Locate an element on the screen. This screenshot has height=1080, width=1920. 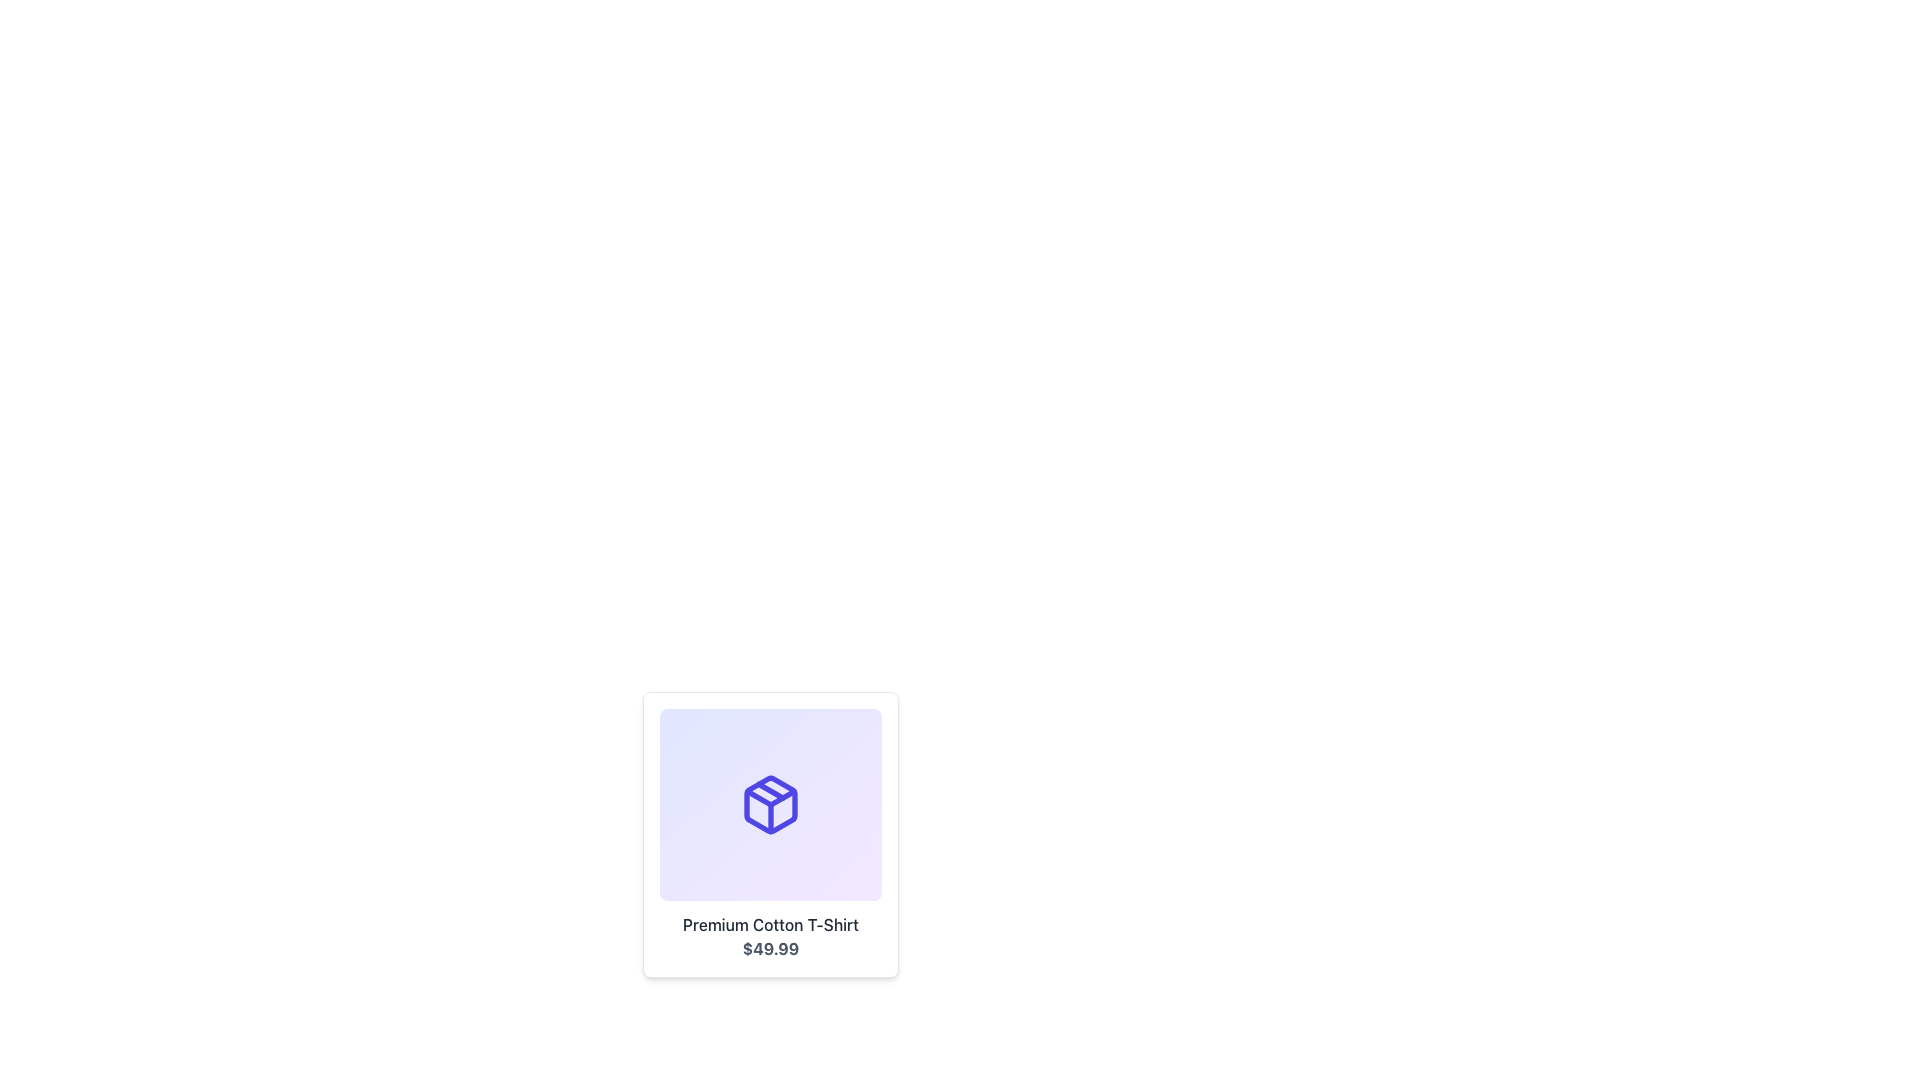
price displayed in the text label showing '$49.99', which is centrally aligned below the 'Premium Cotton T-Shirt' text within the card component is located at coordinates (770, 947).